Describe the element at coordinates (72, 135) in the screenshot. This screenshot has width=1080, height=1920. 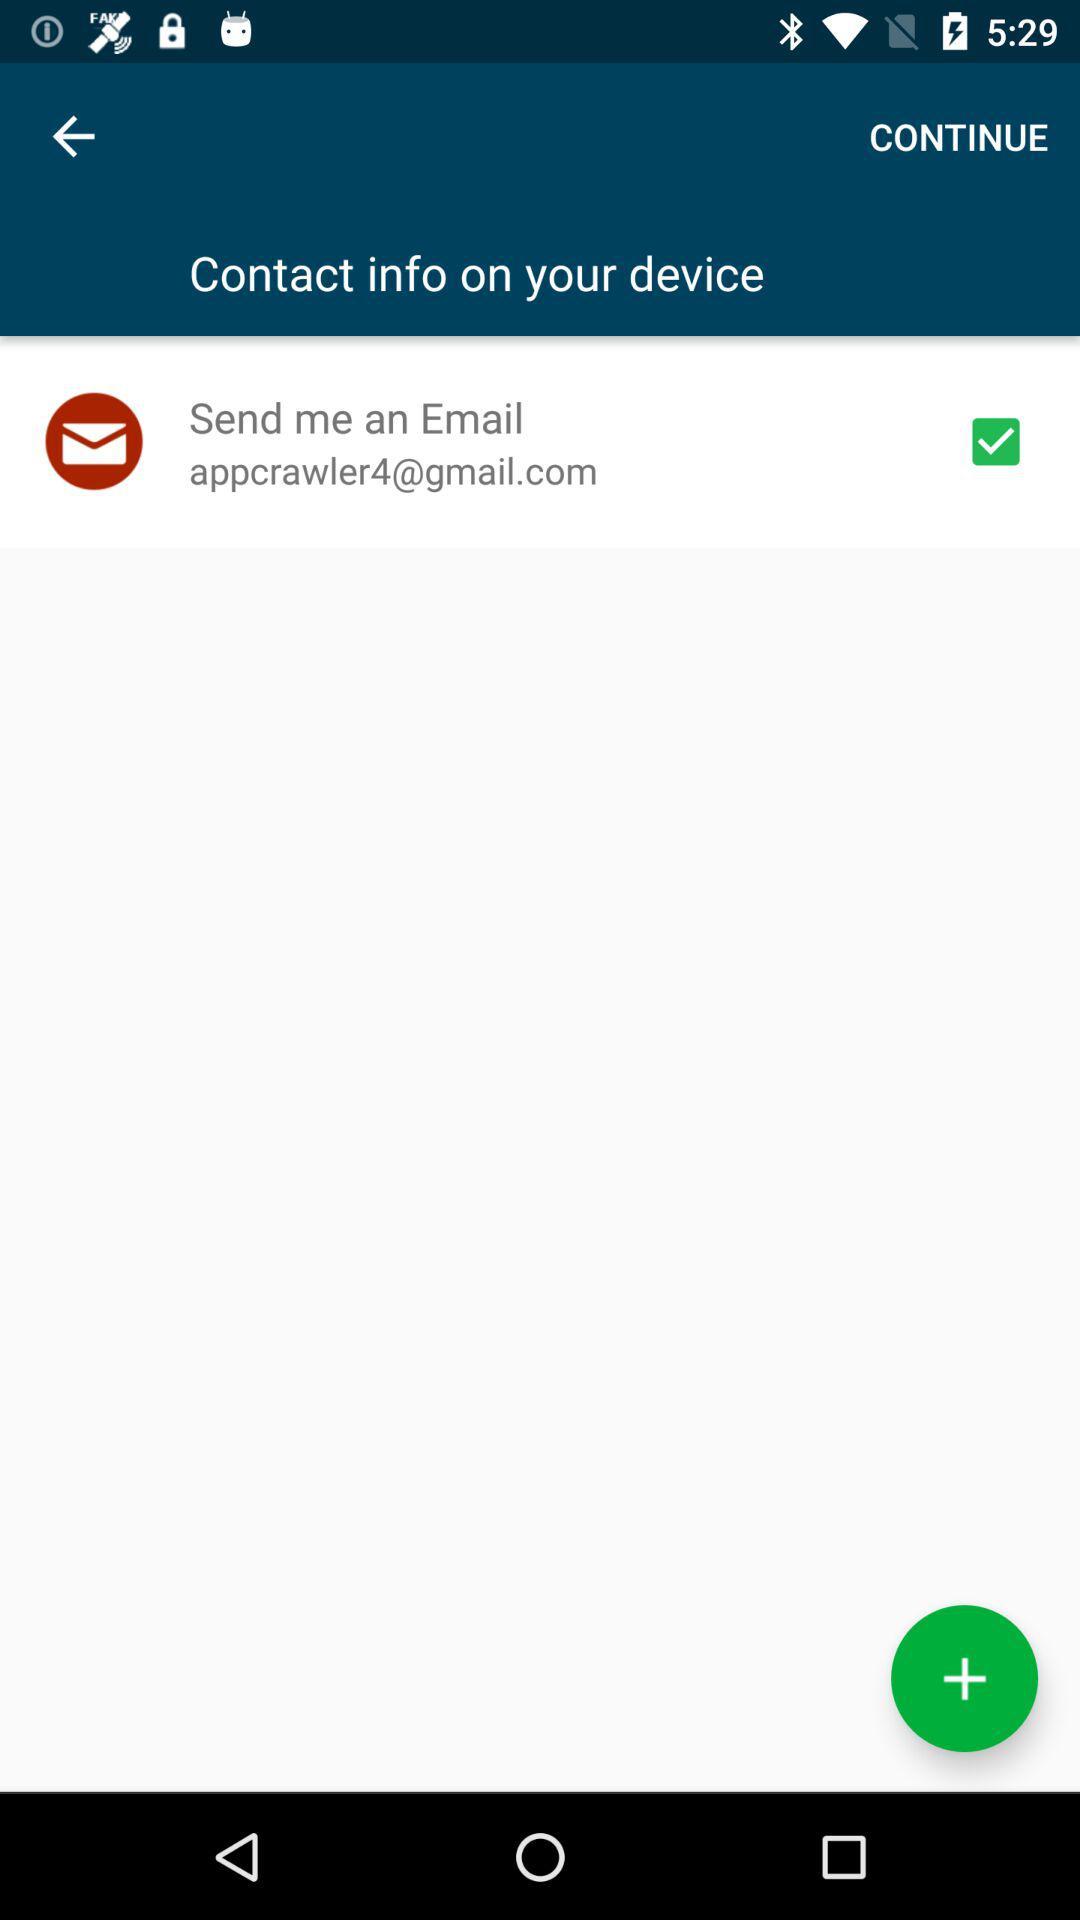
I see `the icon next to continue icon` at that location.